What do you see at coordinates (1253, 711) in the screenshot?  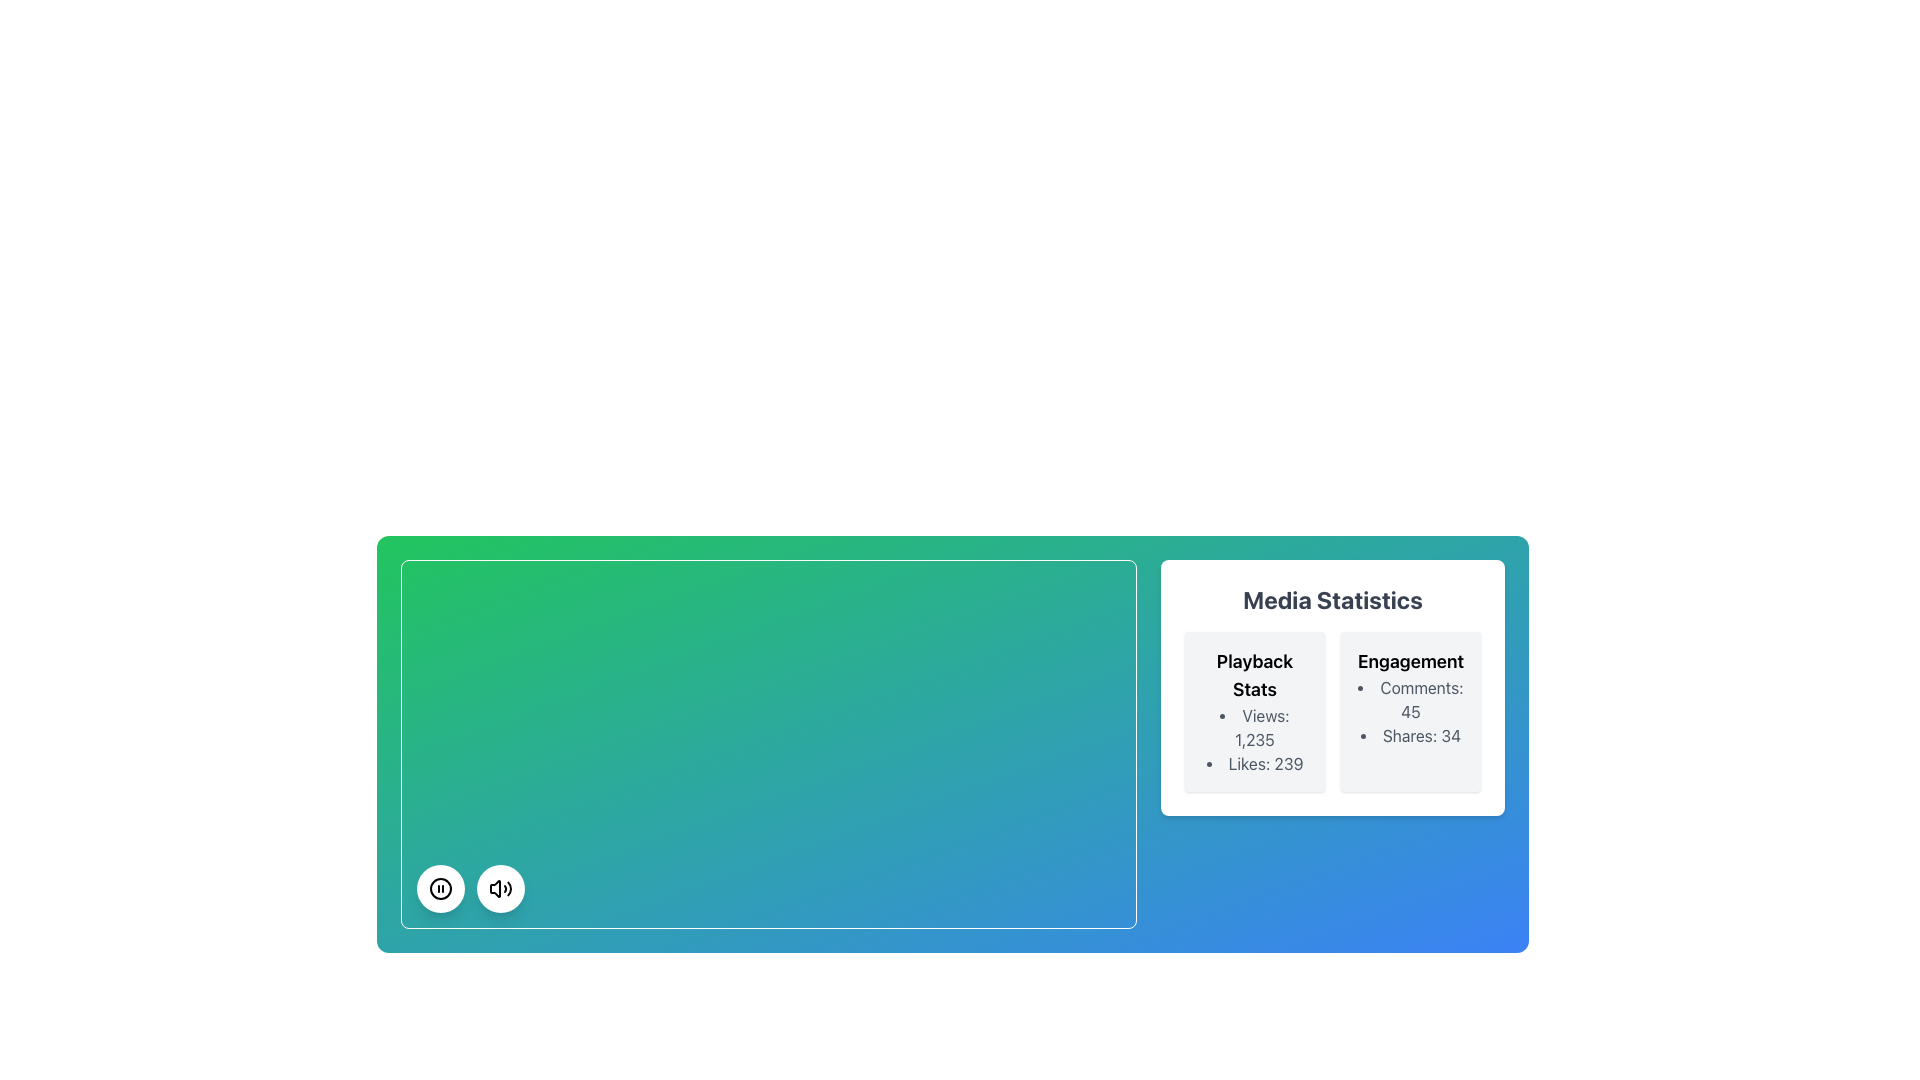 I see `the Statistical Display Card that summarizes playback metrics such as view count and likes, located in the right section of the interface as the first card on the left in a two-column grid` at bounding box center [1253, 711].